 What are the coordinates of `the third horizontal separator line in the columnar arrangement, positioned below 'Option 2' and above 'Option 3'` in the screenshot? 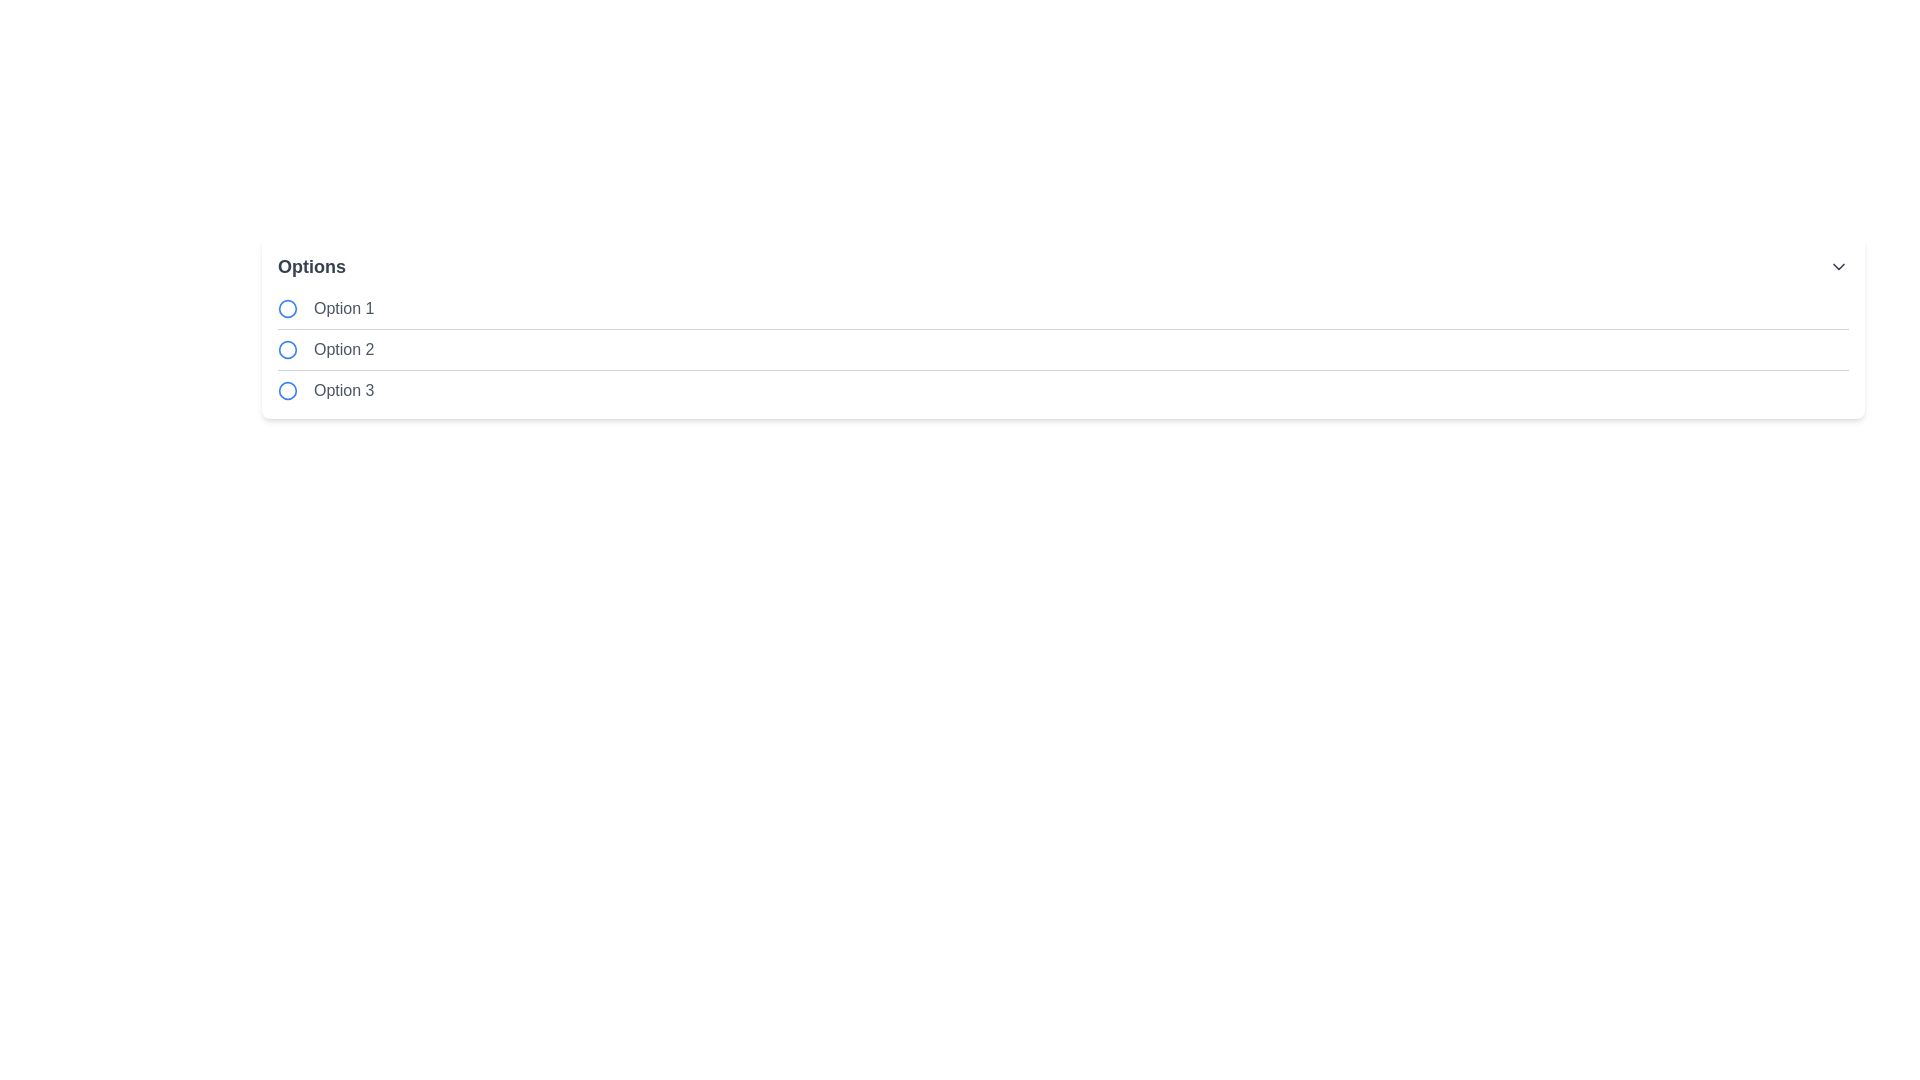 It's located at (1062, 370).